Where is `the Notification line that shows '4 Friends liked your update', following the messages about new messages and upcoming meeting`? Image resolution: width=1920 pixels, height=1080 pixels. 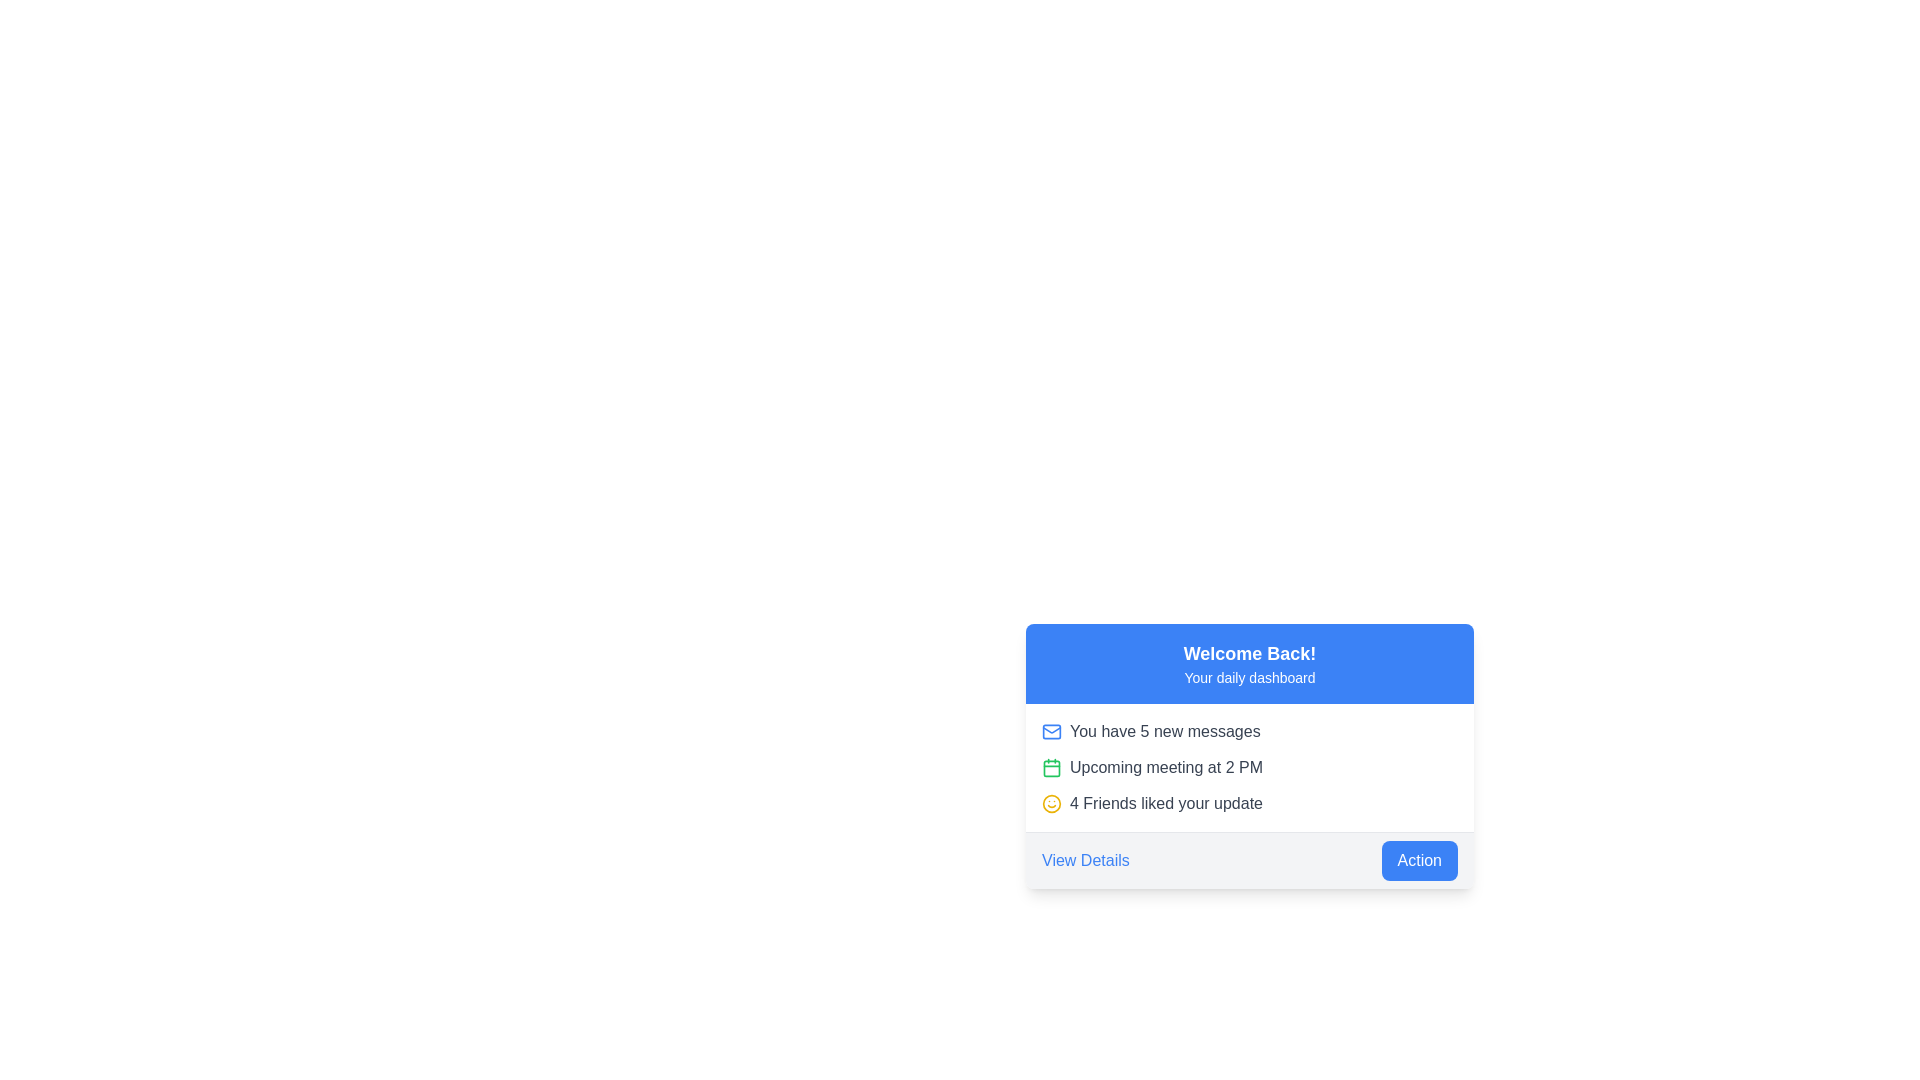
the Notification line that shows '4 Friends liked your update', following the messages about new messages and upcoming meeting is located at coordinates (1248, 802).